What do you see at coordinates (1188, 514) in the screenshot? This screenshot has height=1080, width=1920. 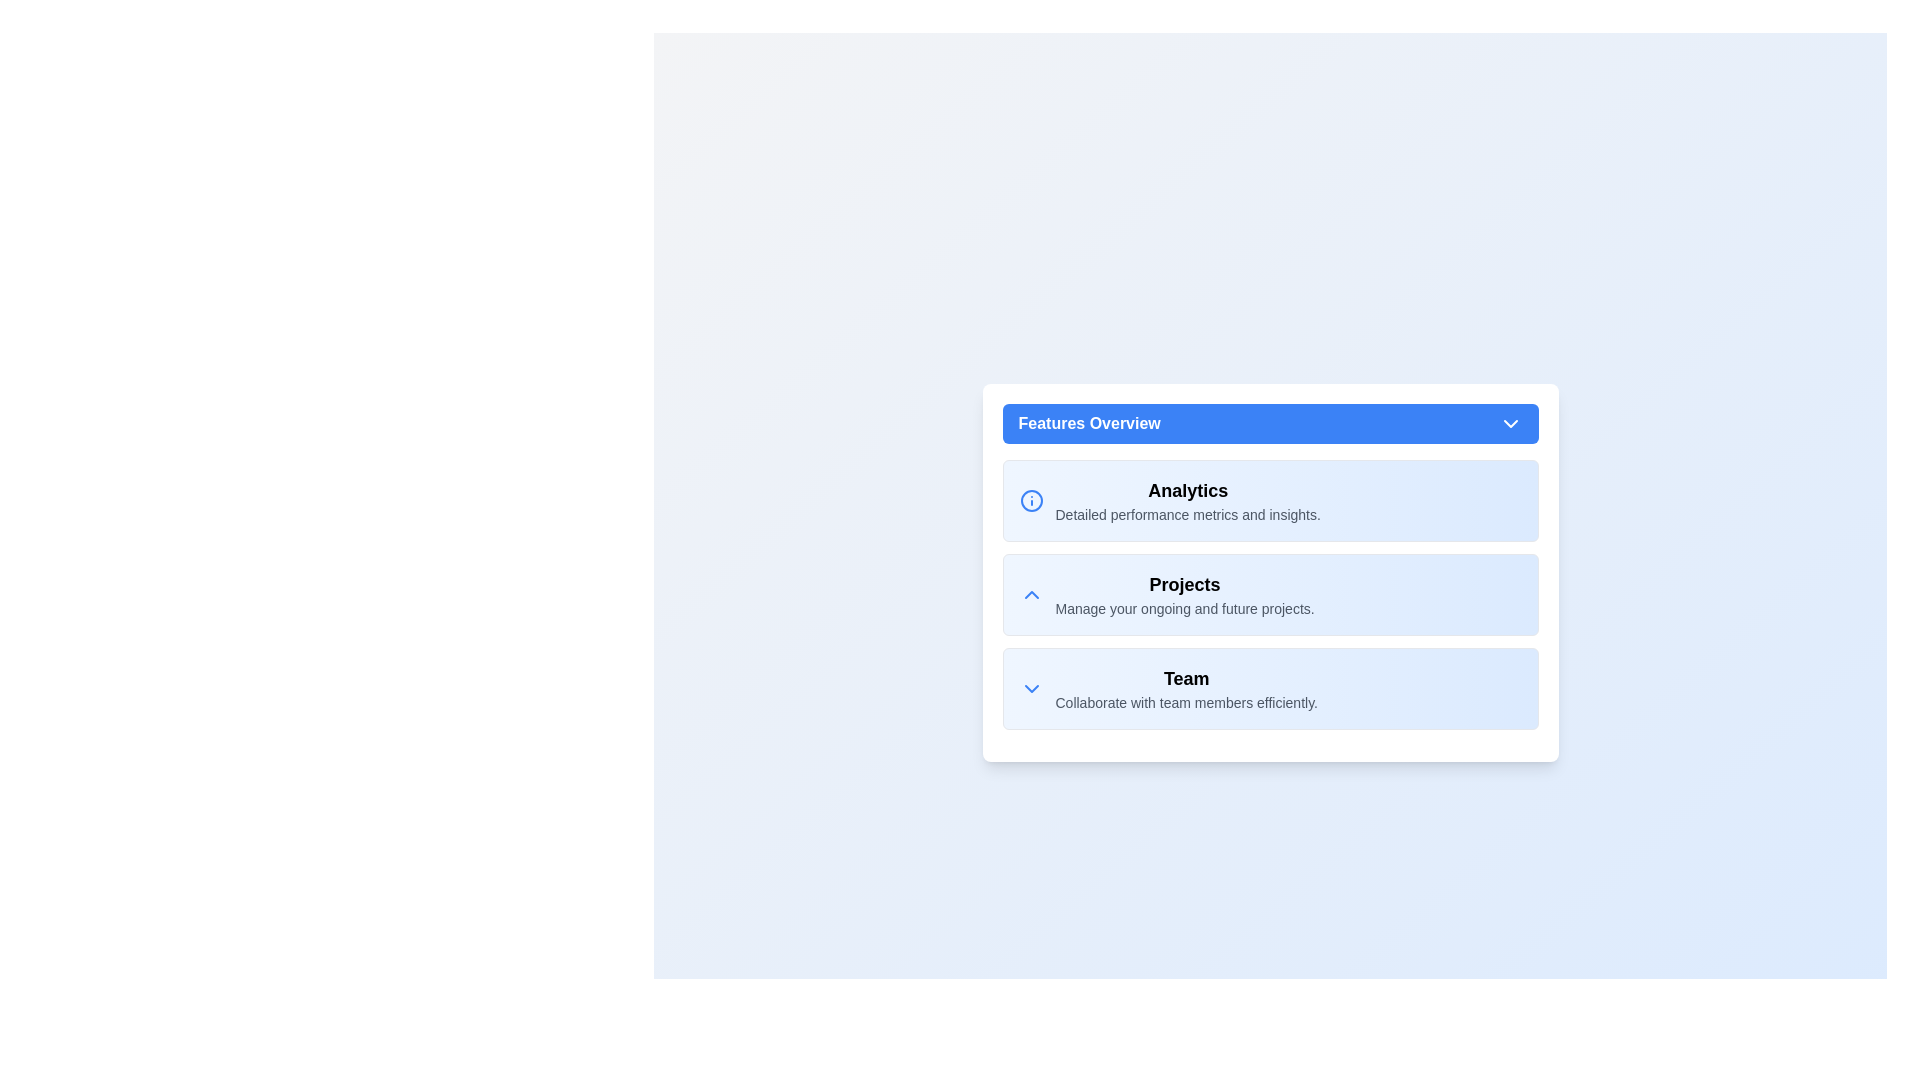 I see `the gray text label located directly underneath the 'Analytics' title, which is styled in a smaller font size and is part of a rectangular section with an icon to its left` at bounding box center [1188, 514].